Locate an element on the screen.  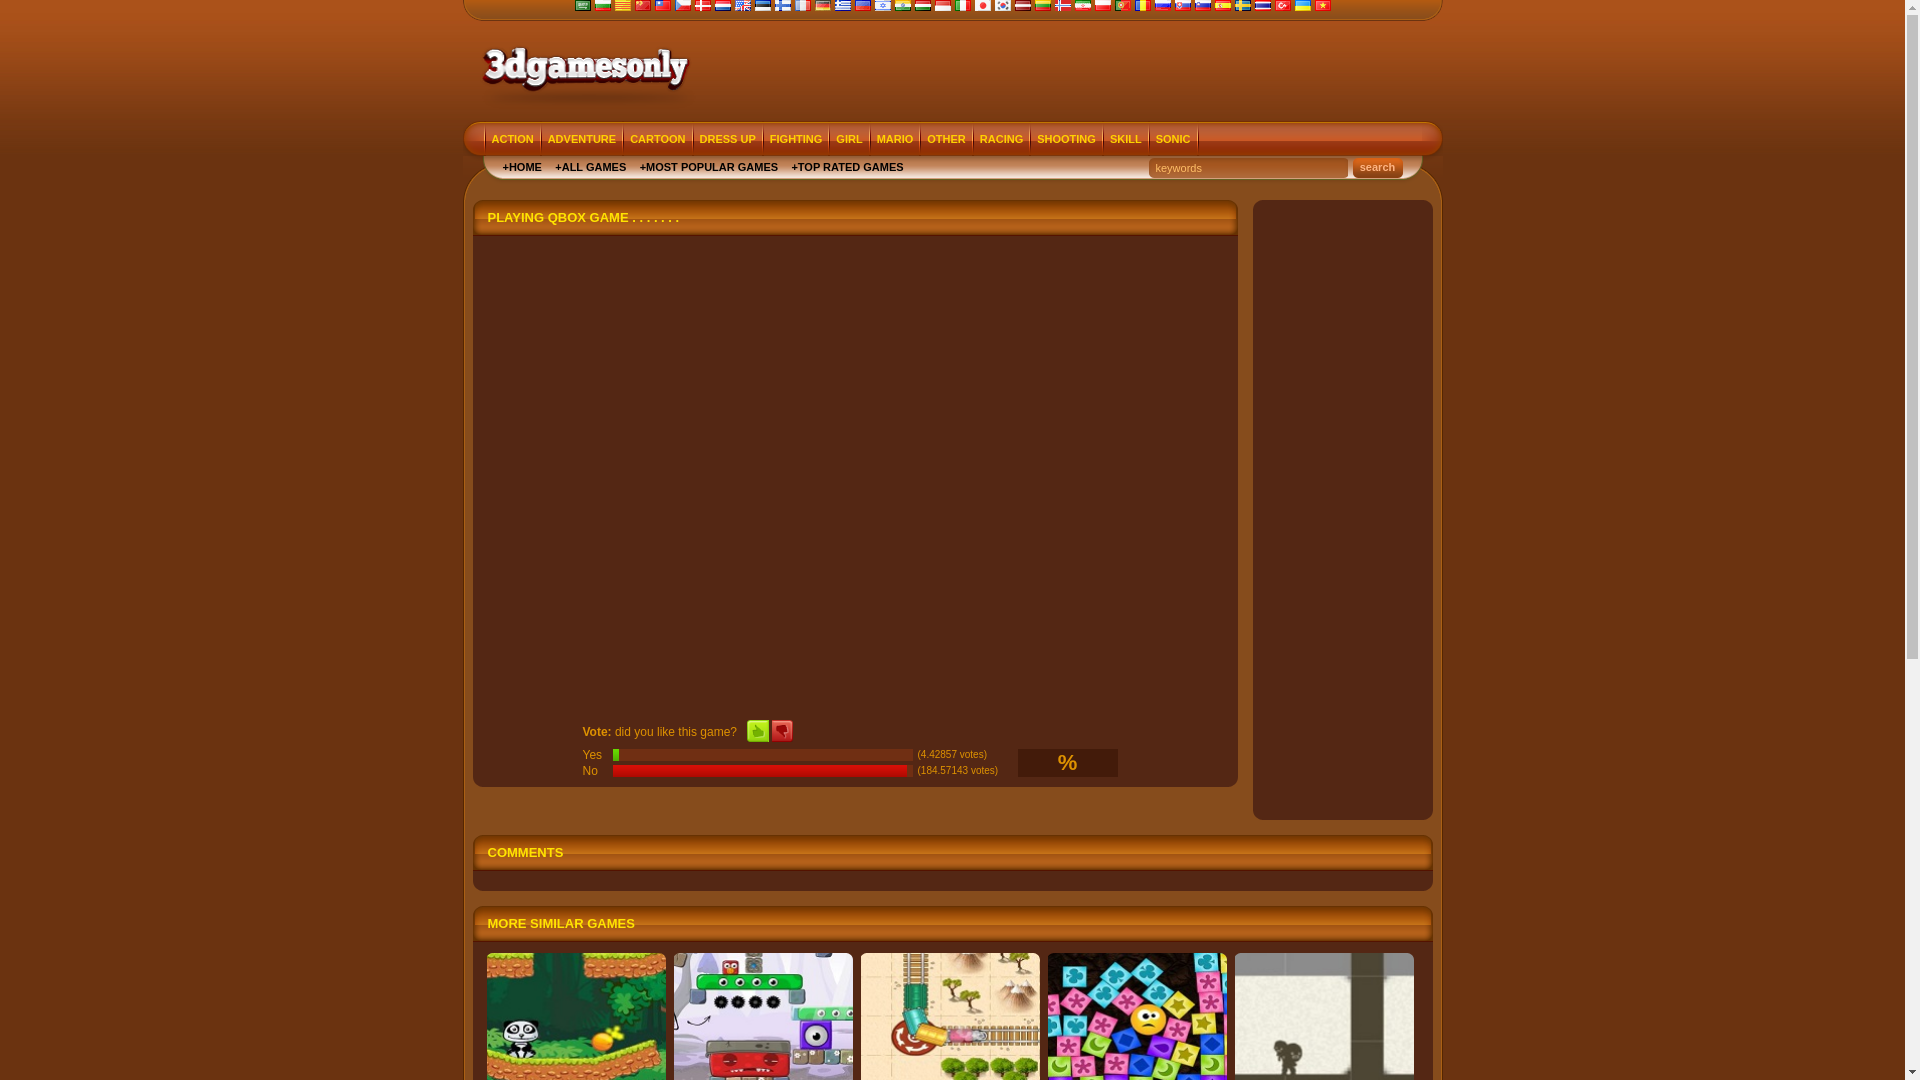
'SKILL' is located at coordinates (1126, 138).